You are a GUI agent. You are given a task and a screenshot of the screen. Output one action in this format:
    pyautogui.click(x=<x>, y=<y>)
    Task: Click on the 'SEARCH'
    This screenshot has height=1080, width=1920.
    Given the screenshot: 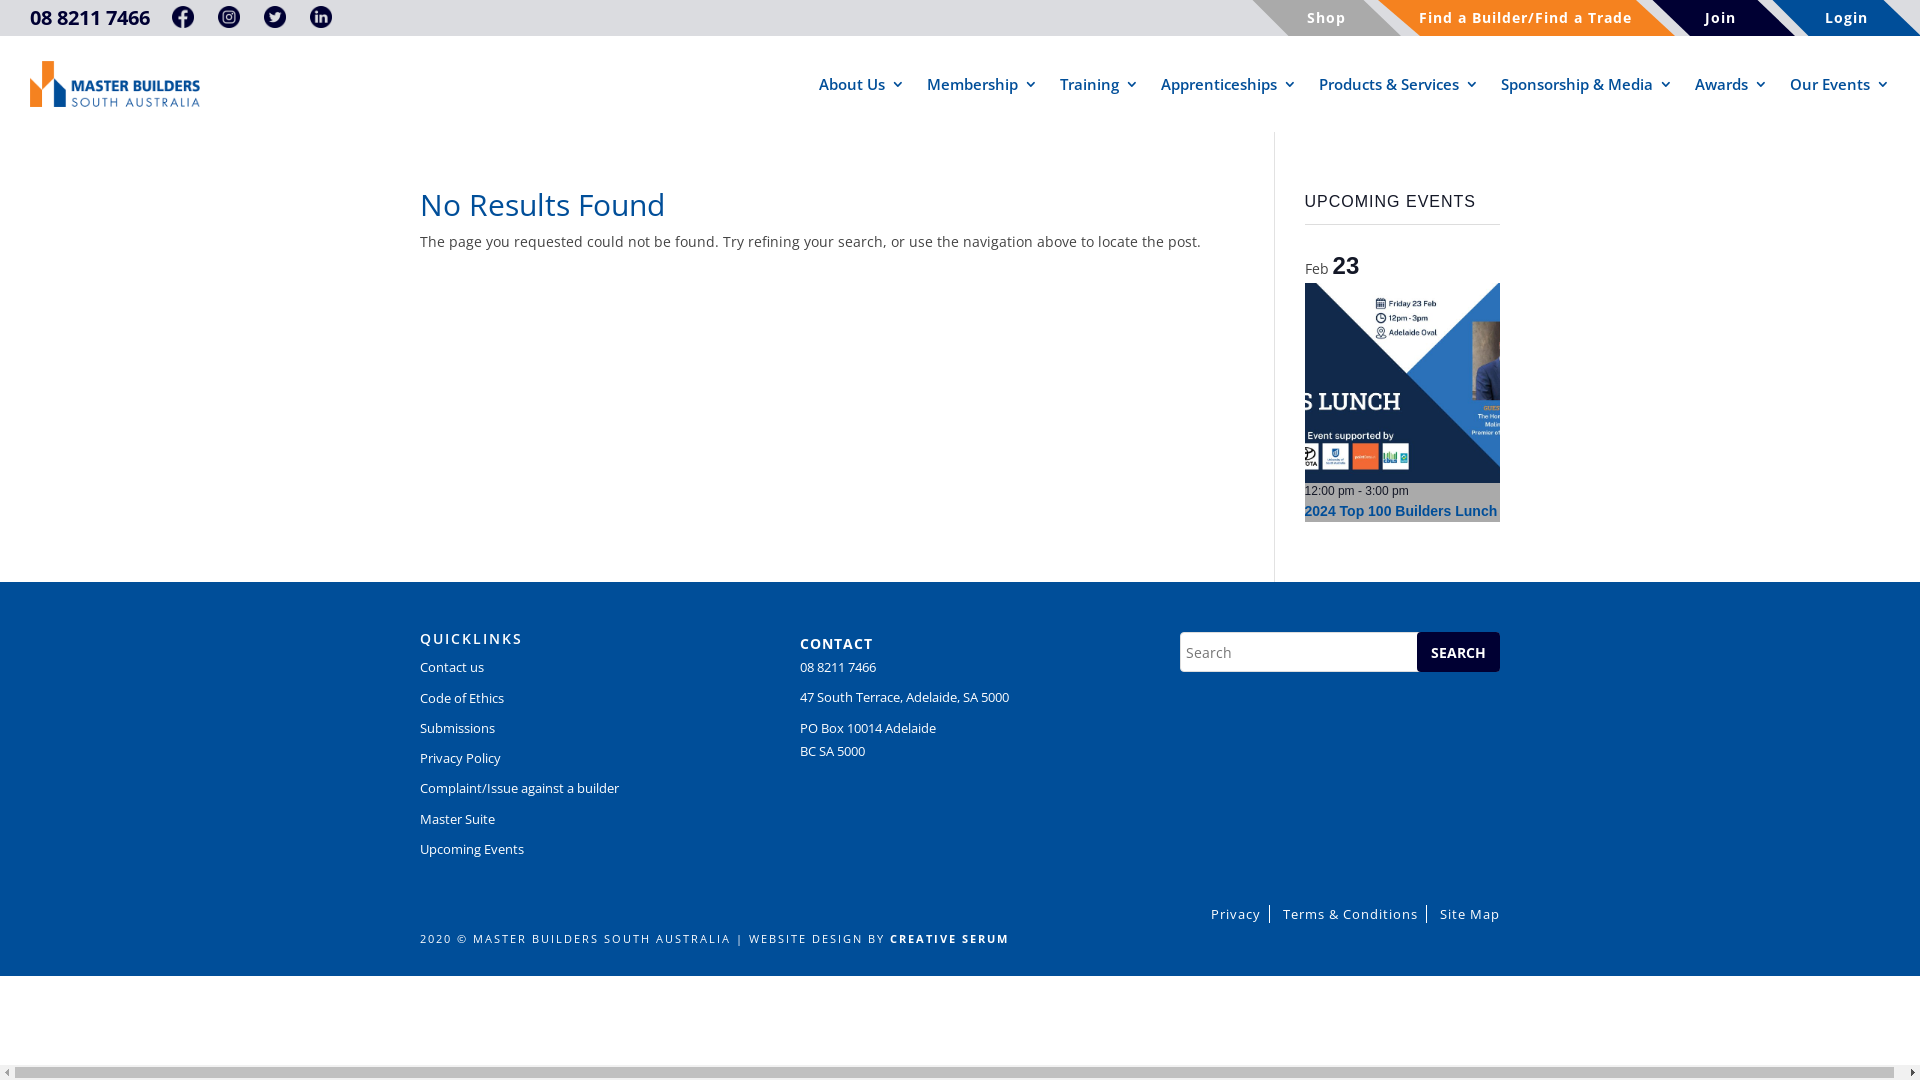 What is the action you would take?
    pyautogui.click(x=1415, y=651)
    